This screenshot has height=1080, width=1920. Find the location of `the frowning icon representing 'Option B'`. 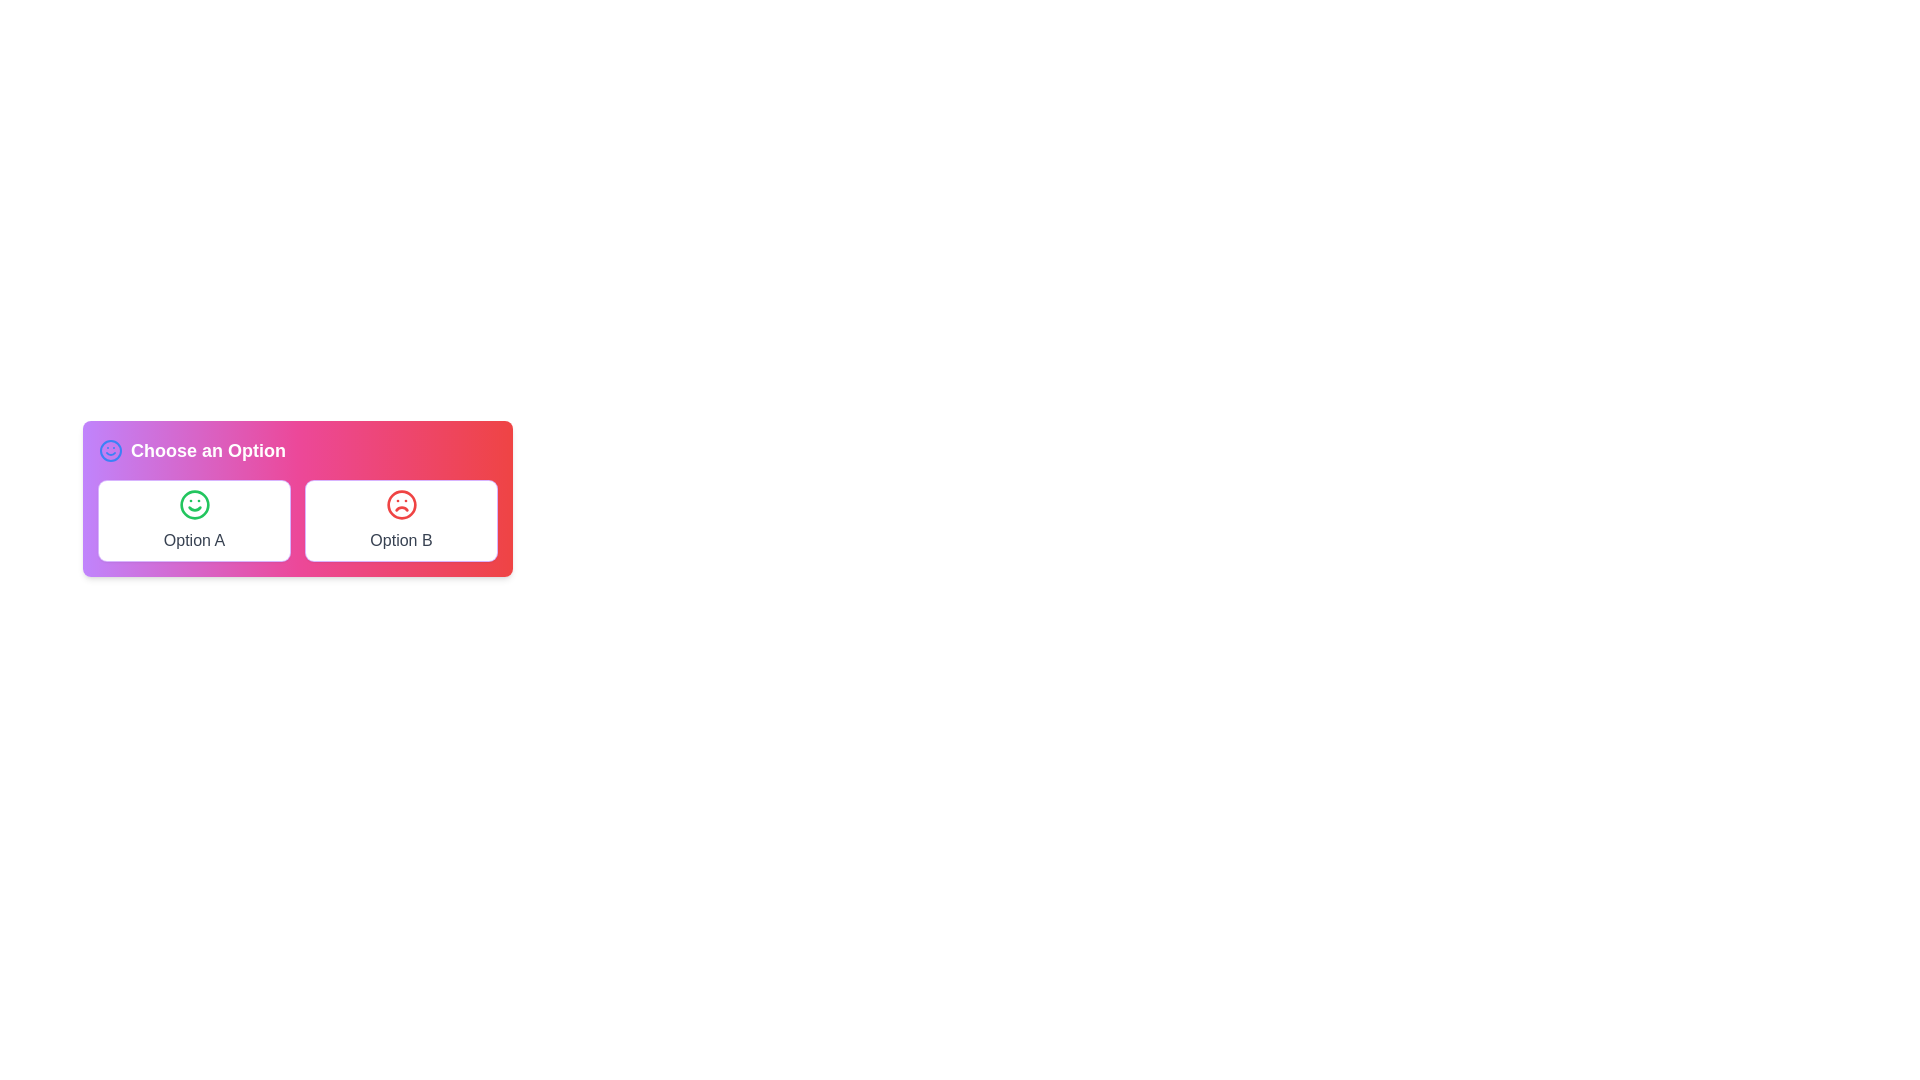

the frowning icon representing 'Option B' is located at coordinates (400, 504).